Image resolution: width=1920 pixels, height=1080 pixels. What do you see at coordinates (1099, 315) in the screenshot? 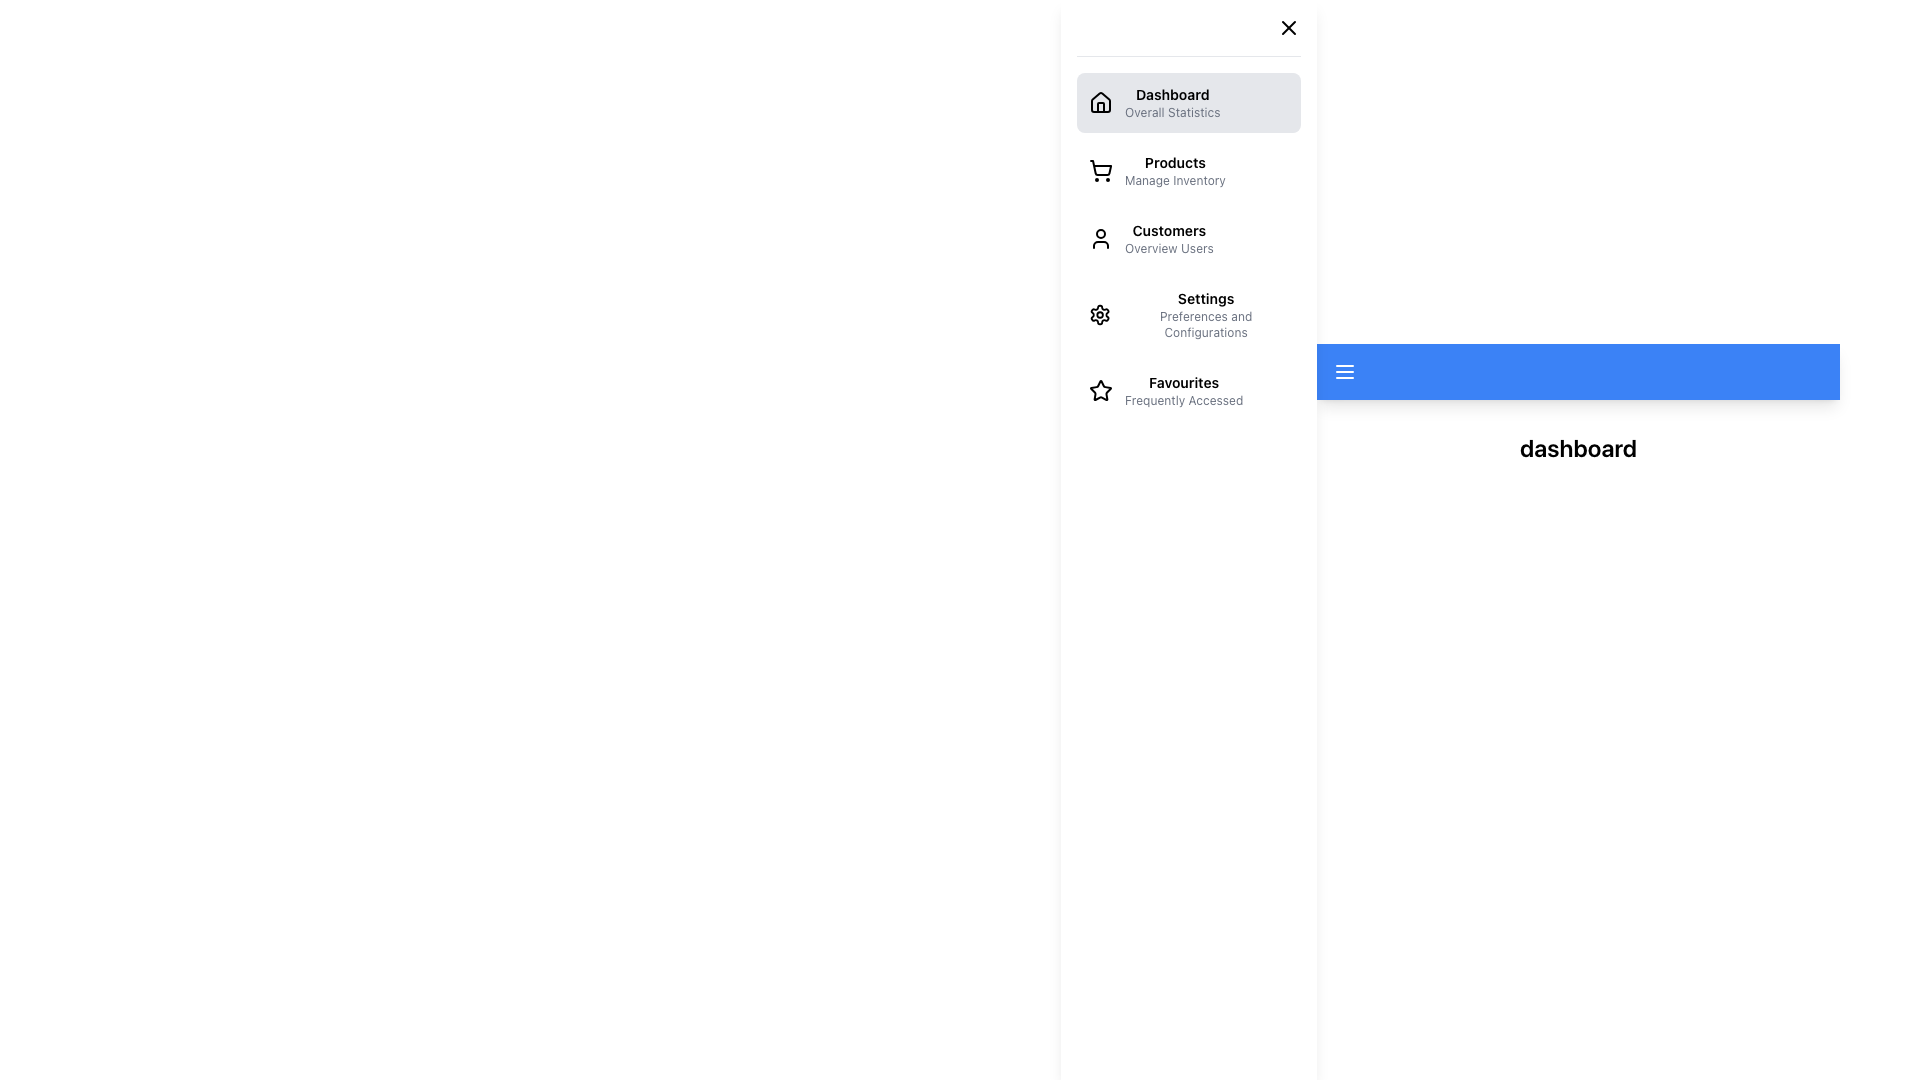
I see `the gear-shaped icon representing the settings option in the navigation panel, located next to the 'Settings' text and under 'Customers'` at bounding box center [1099, 315].